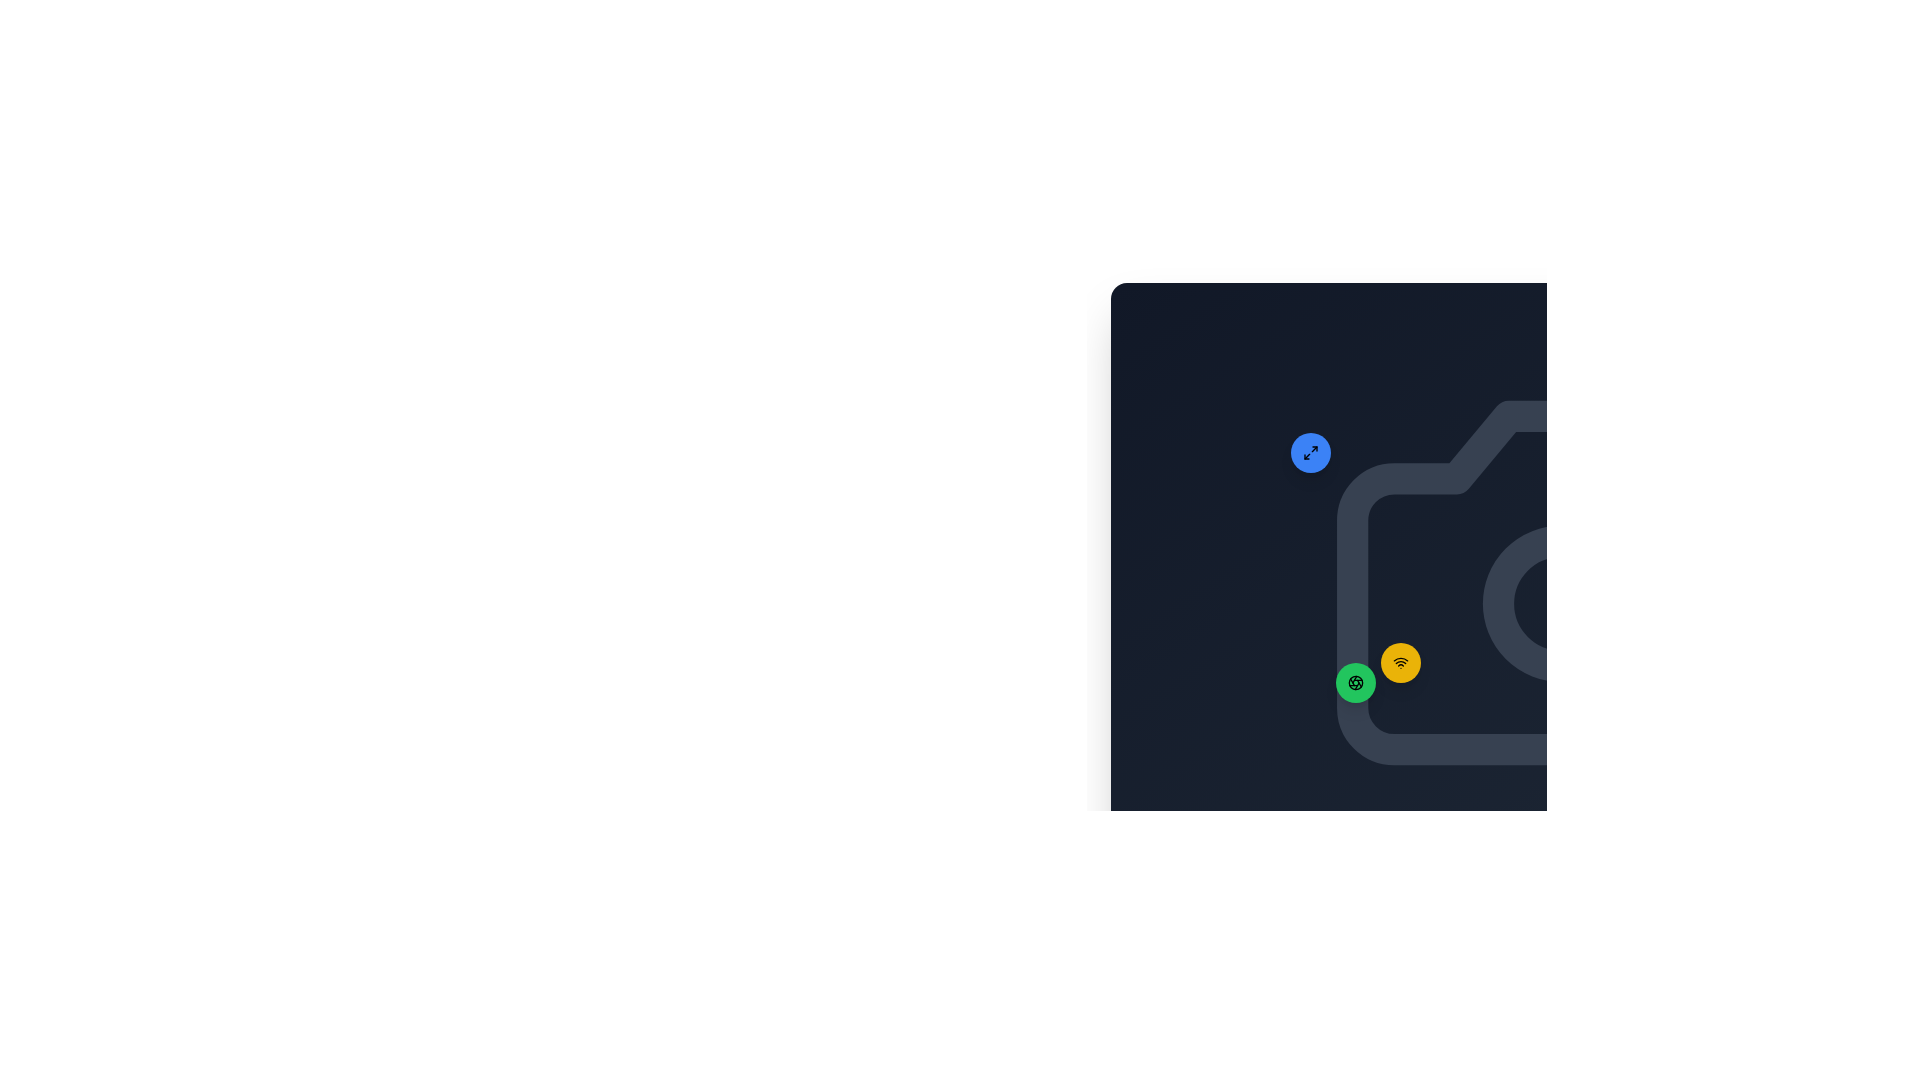  Describe the element at coordinates (1356, 681) in the screenshot. I see `the button located near the bottom-left region of a dark interface layout, above the middle relative to its containing group of elements, adjacent to a yellow circular button with a WiFi icon` at that location.